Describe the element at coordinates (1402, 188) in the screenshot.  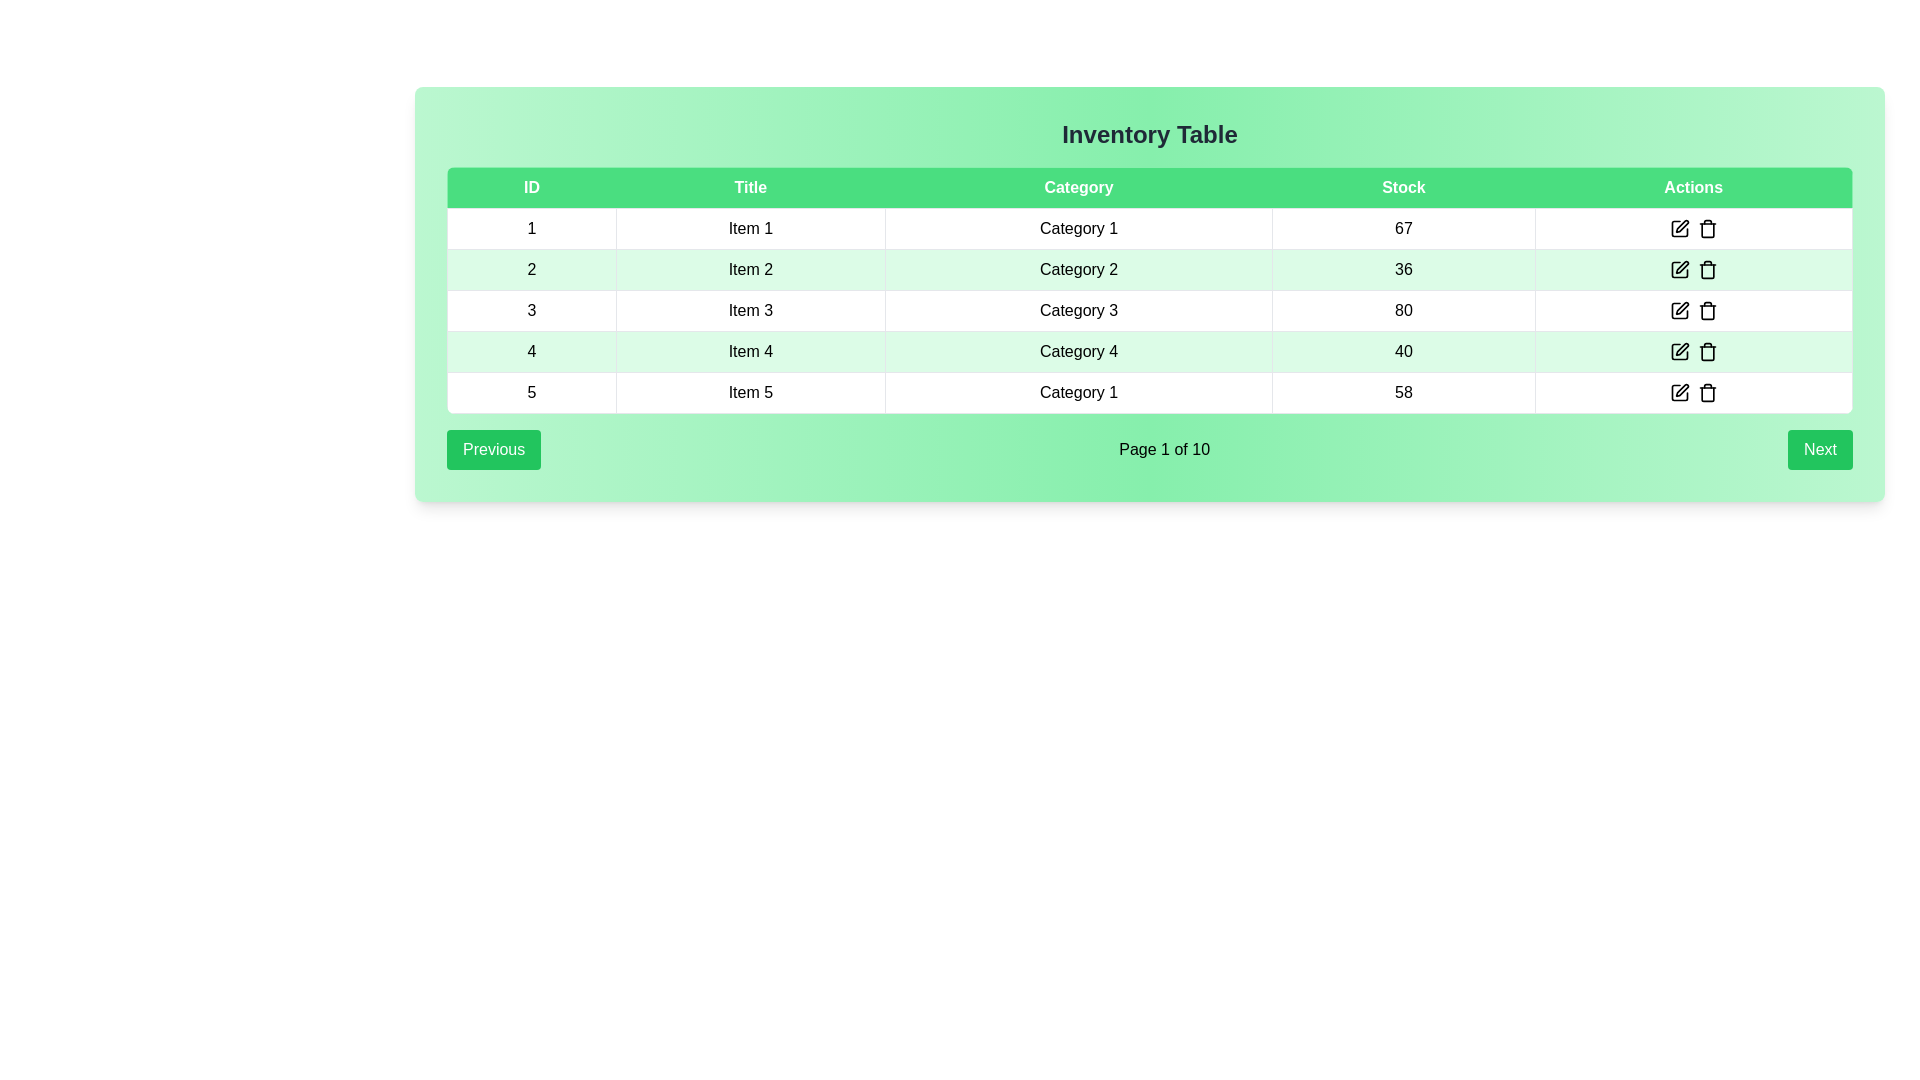
I see `the text label displaying 'Stock' in white font, which is centrally positioned within a green rectangular background in the table header row` at that location.